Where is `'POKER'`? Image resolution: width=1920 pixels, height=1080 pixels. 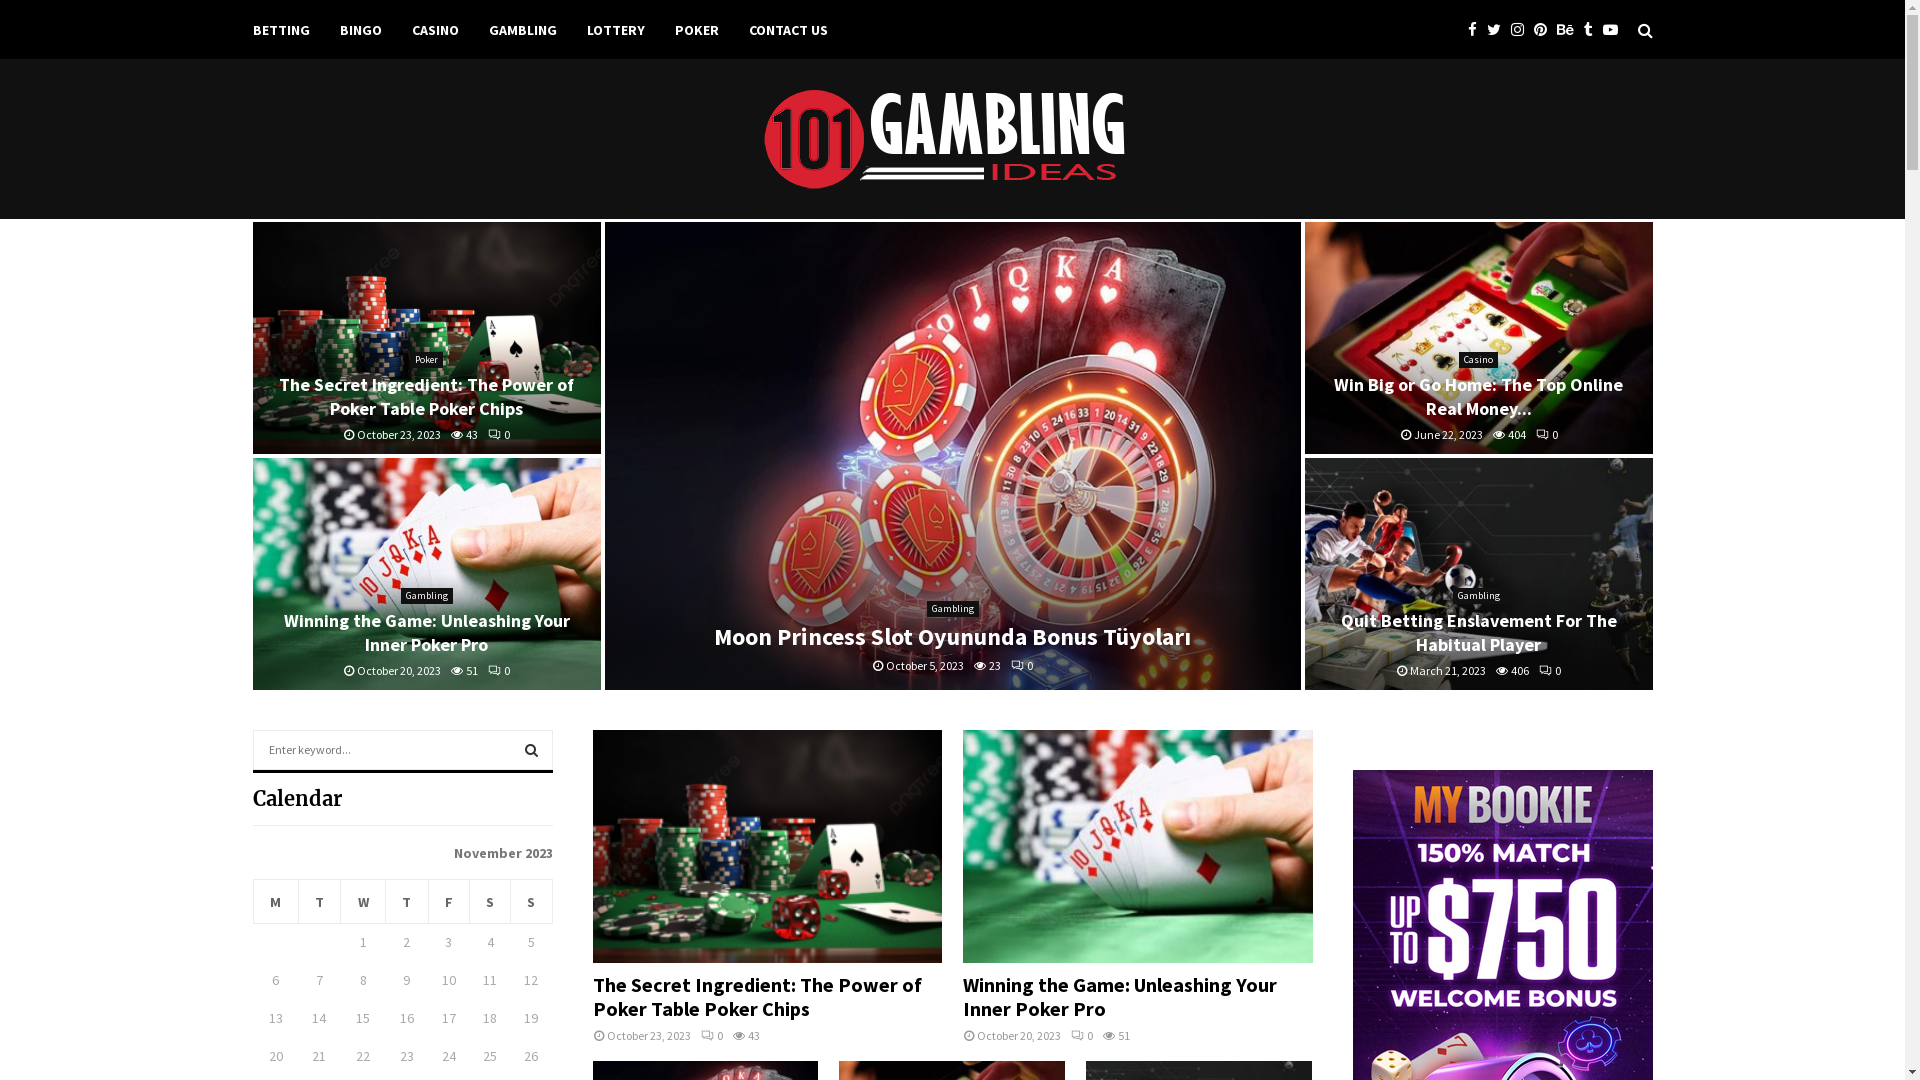 'POKER' is located at coordinates (696, 30).